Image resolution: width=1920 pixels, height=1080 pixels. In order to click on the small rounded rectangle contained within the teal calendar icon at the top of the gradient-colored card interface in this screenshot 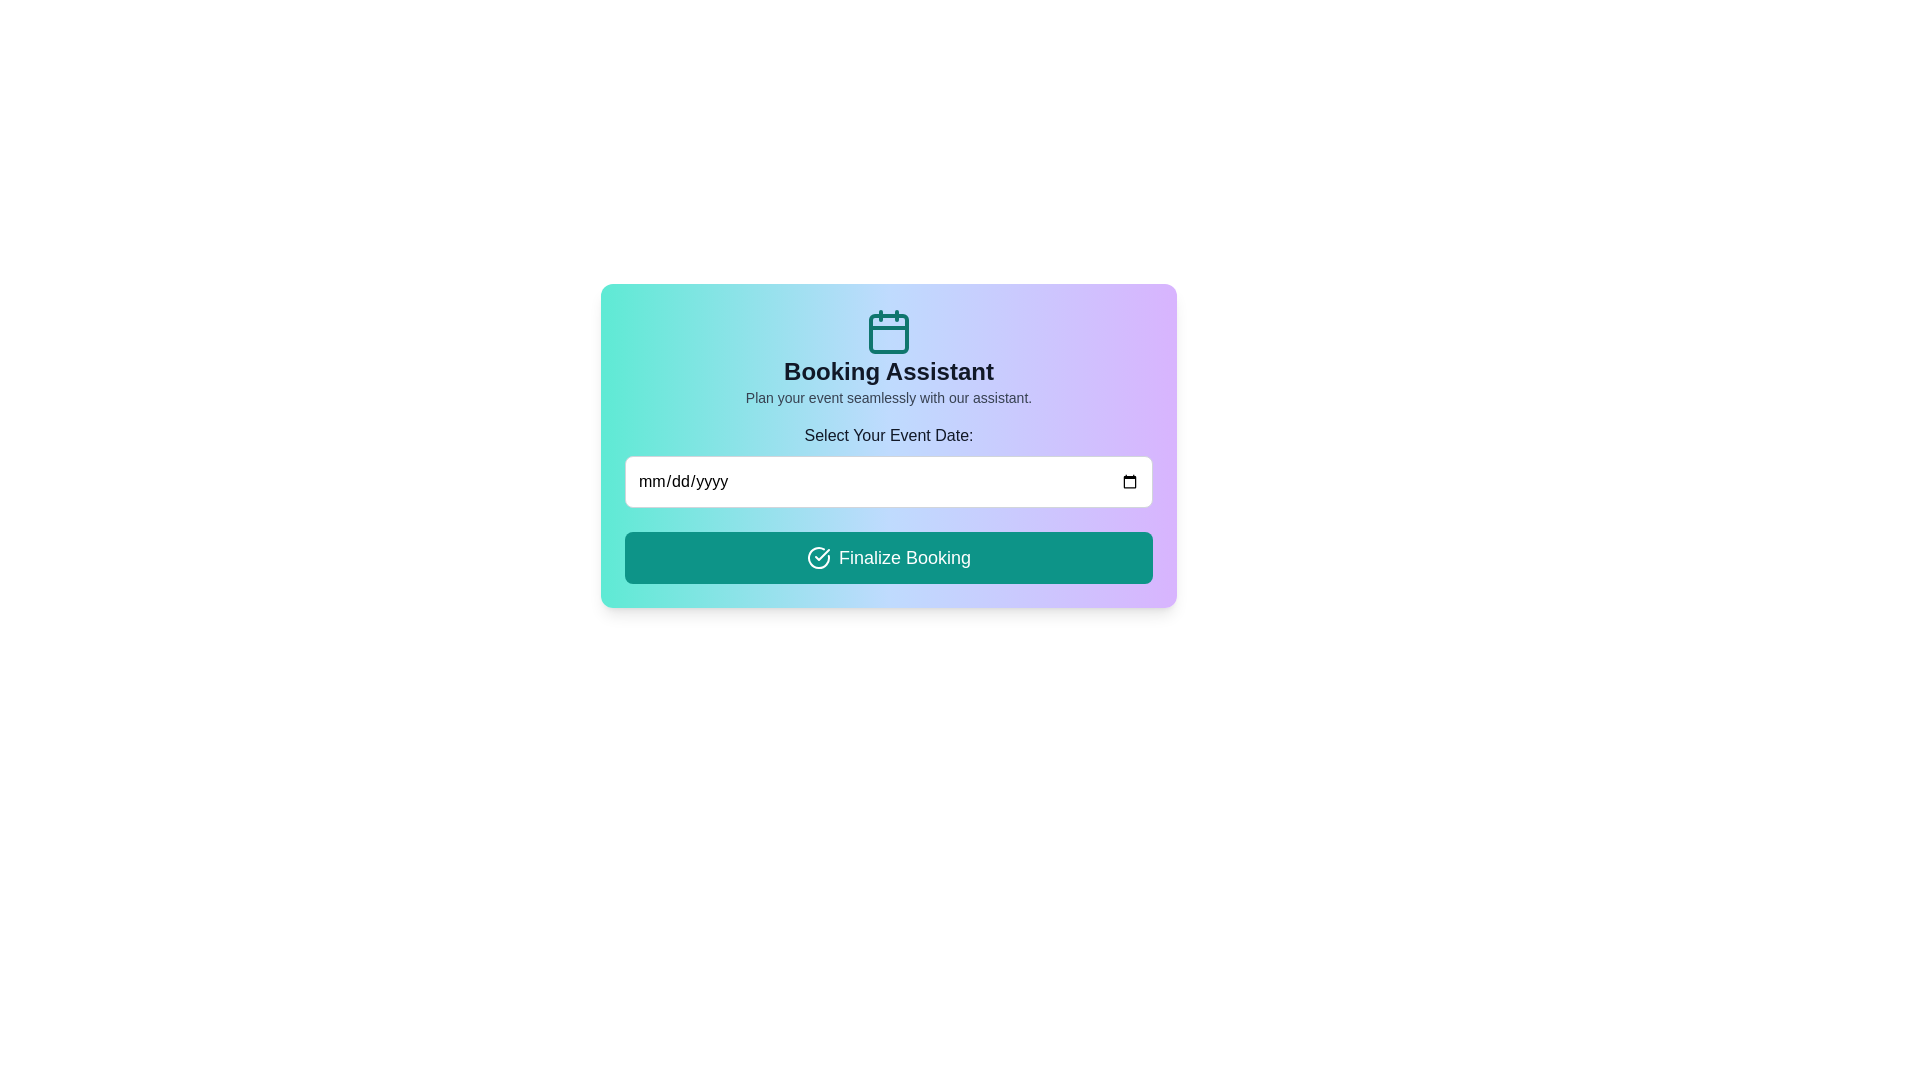, I will do `click(887, 333)`.